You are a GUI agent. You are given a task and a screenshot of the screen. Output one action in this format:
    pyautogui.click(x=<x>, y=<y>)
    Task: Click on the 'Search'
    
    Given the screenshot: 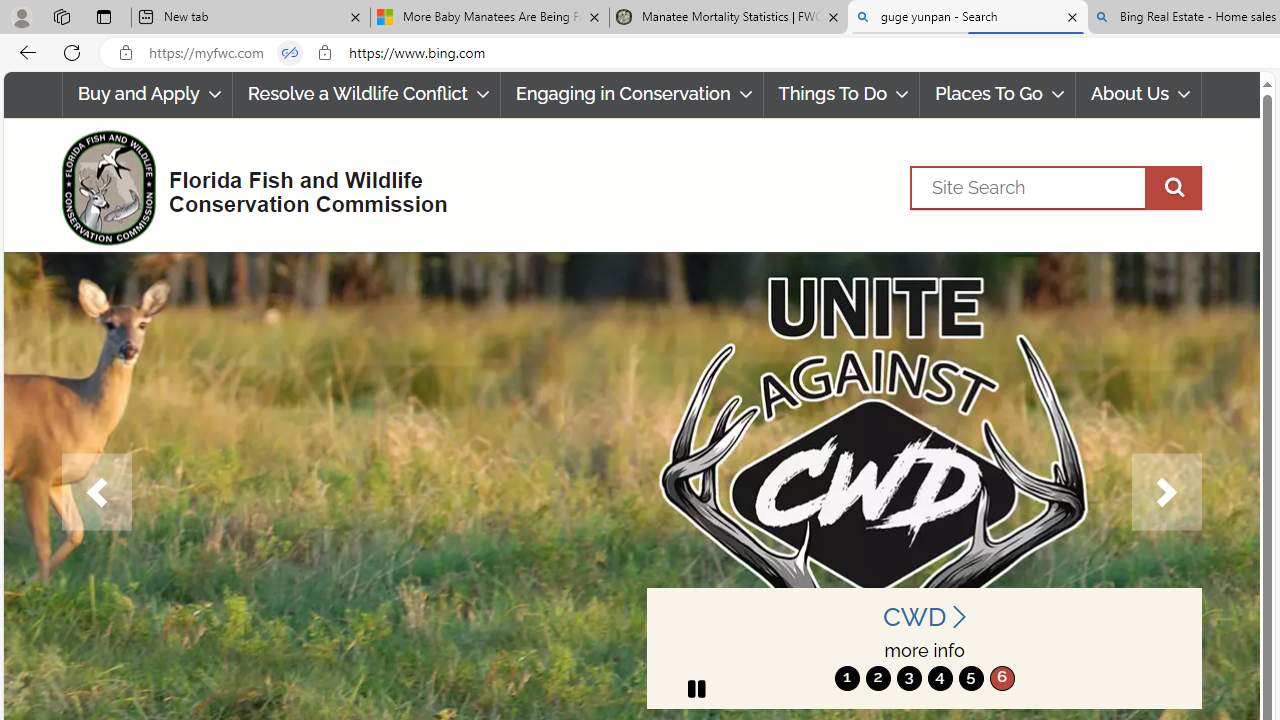 What is the action you would take?
    pyautogui.click(x=1055, y=187)
    